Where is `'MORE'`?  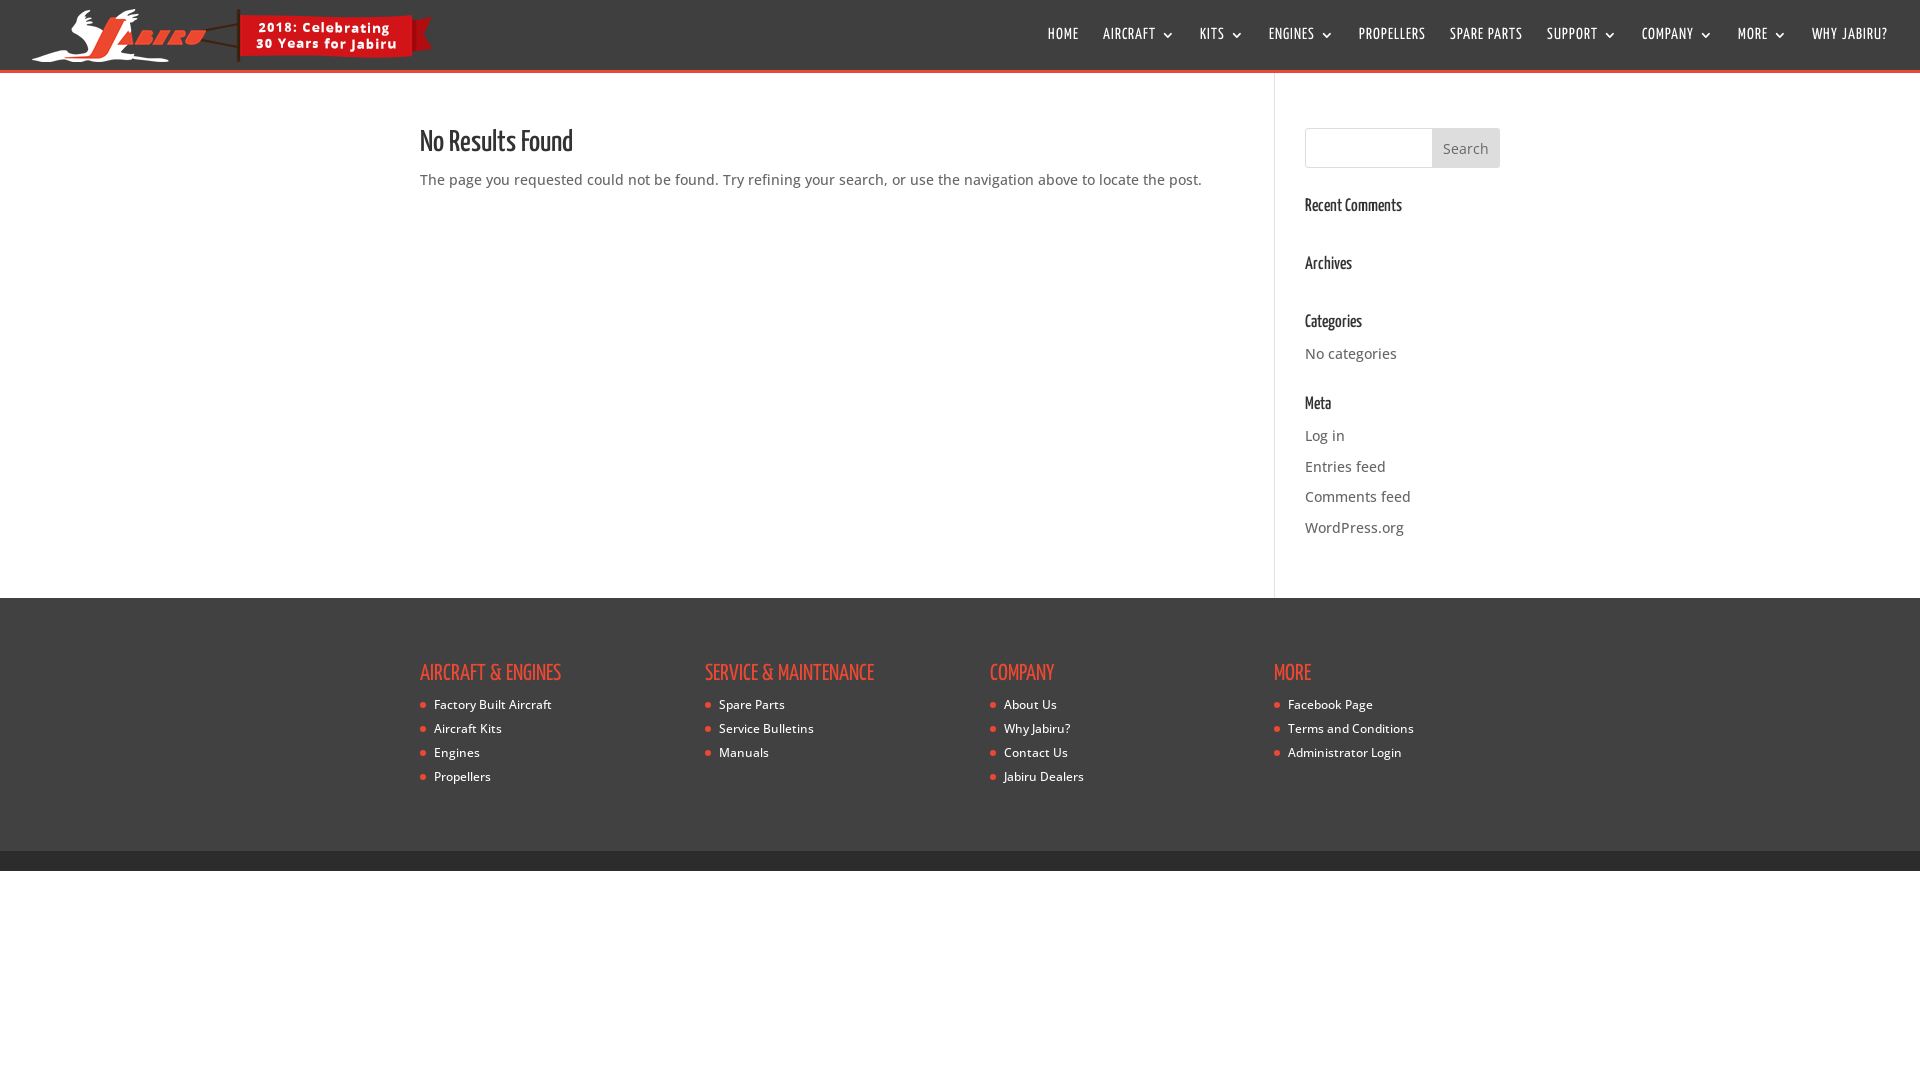 'MORE' is located at coordinates (1762, 48).